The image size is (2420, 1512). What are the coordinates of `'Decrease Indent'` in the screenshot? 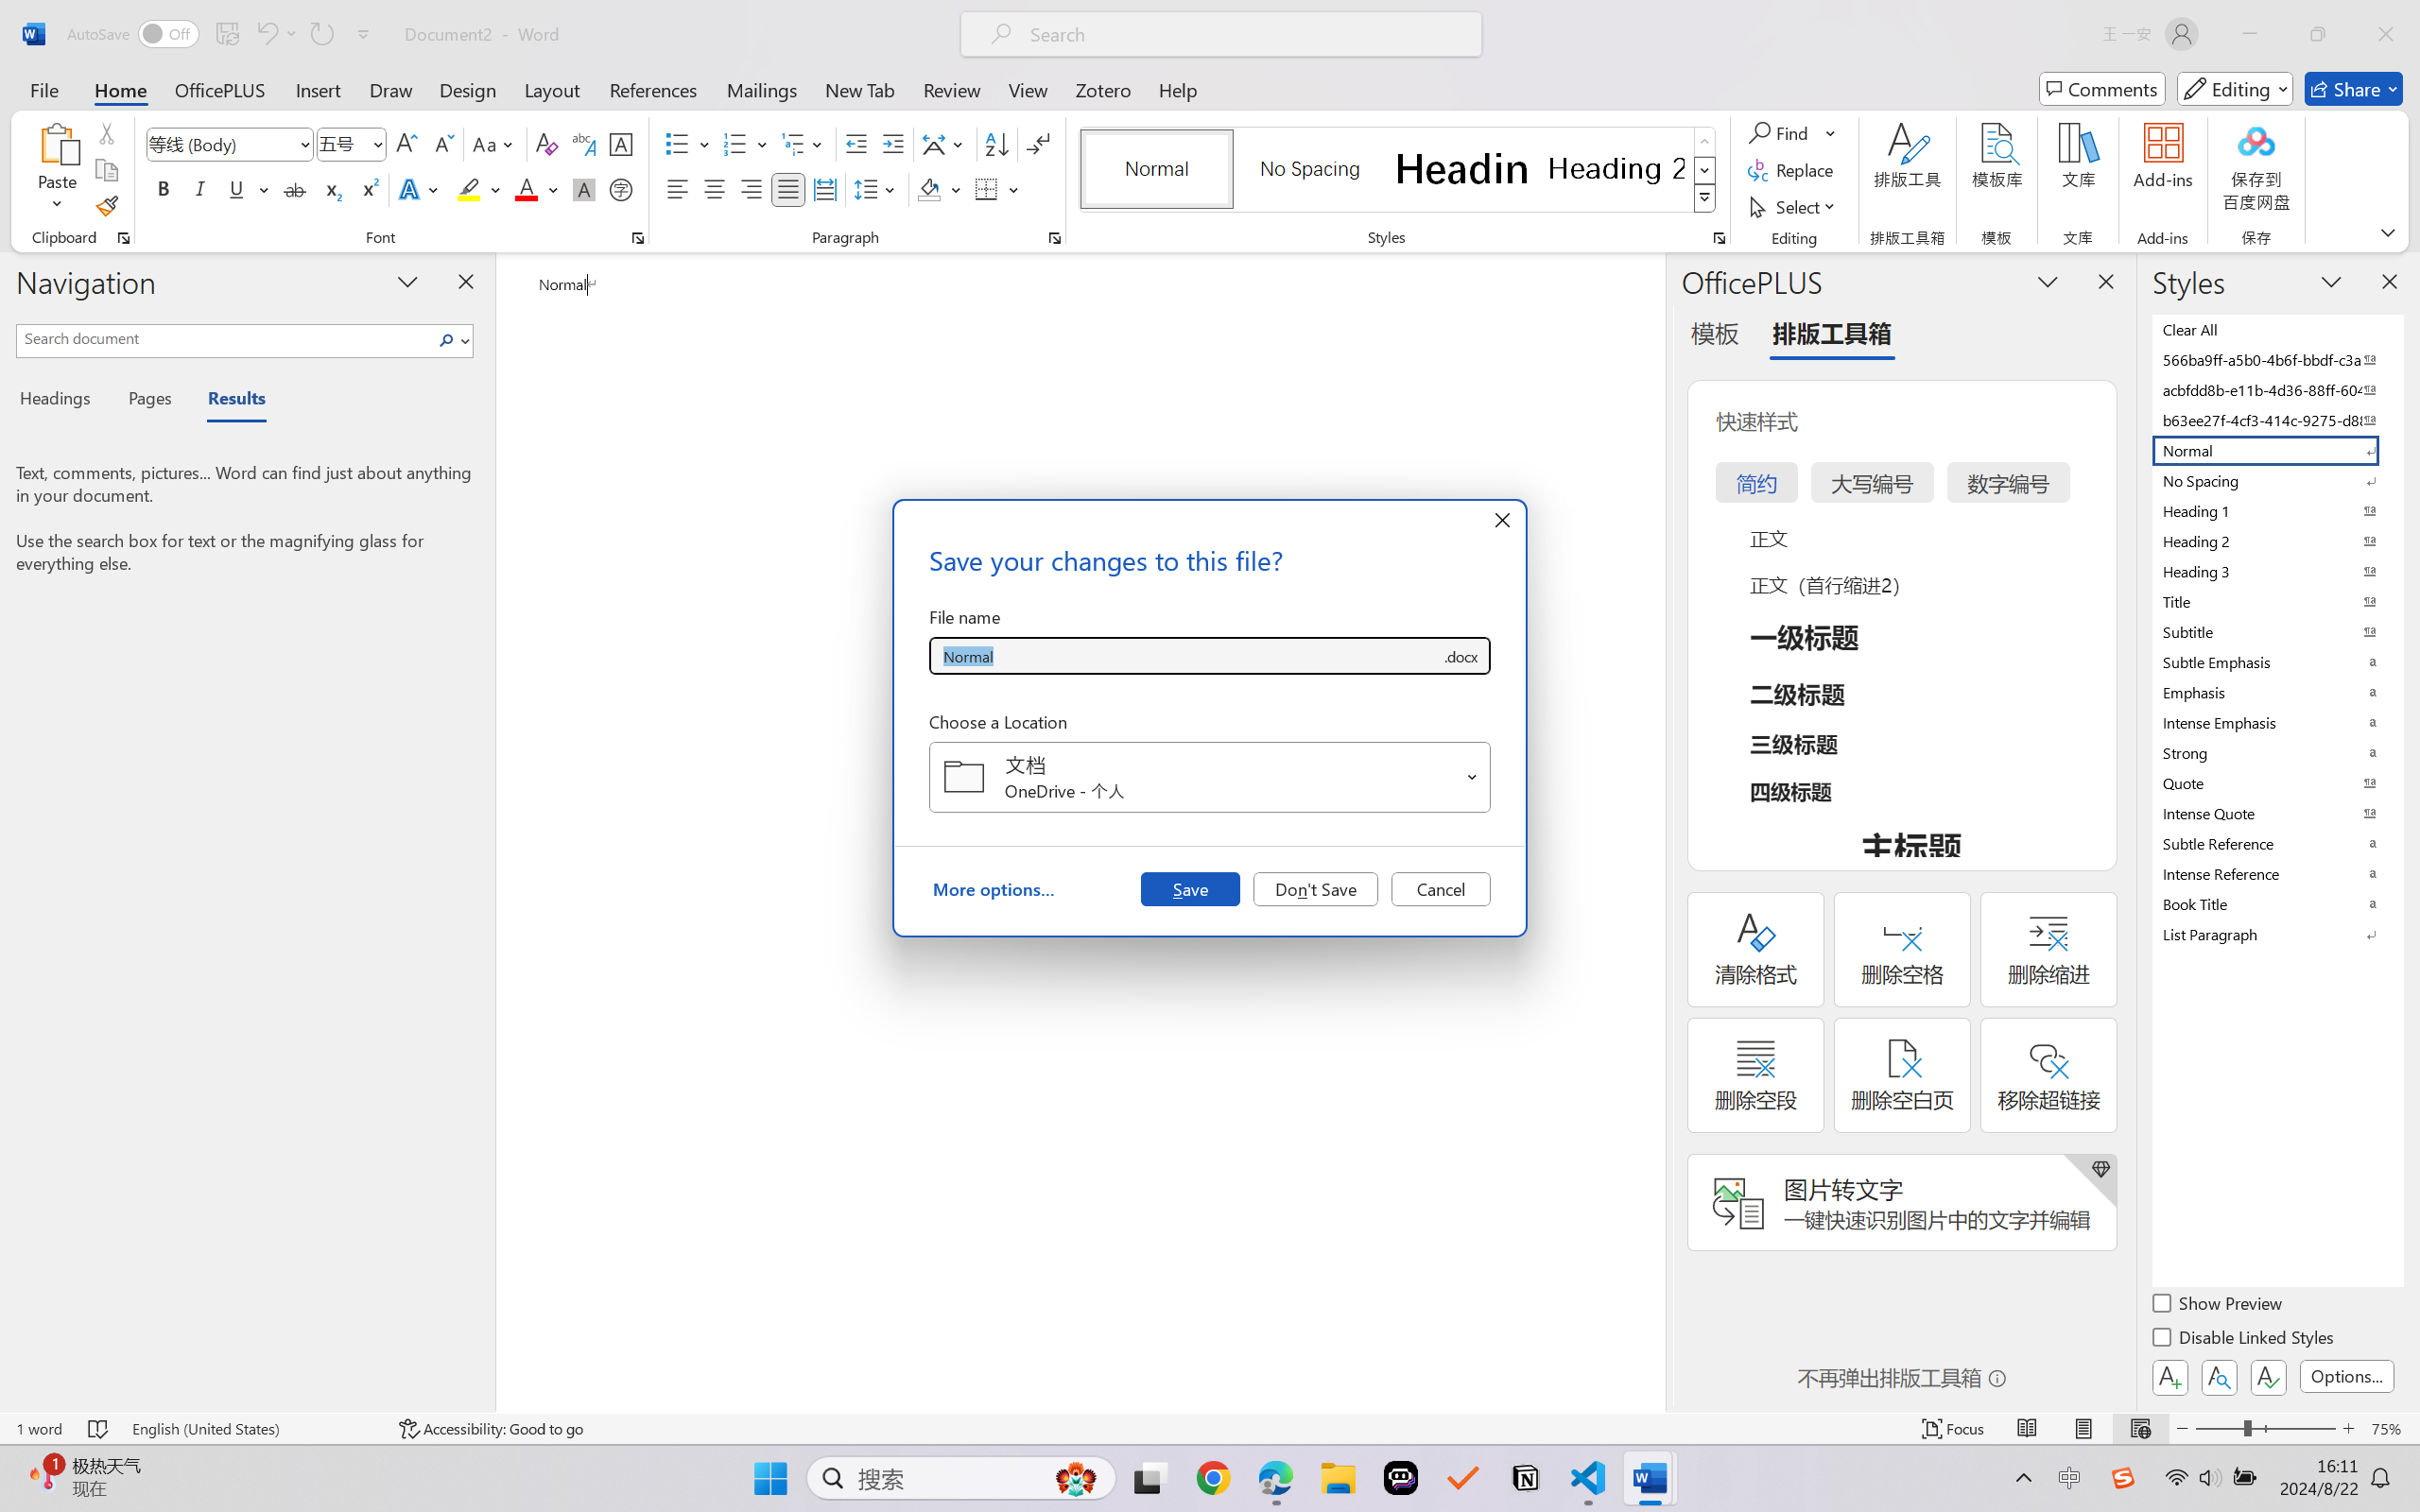 It's located at (856, 144).